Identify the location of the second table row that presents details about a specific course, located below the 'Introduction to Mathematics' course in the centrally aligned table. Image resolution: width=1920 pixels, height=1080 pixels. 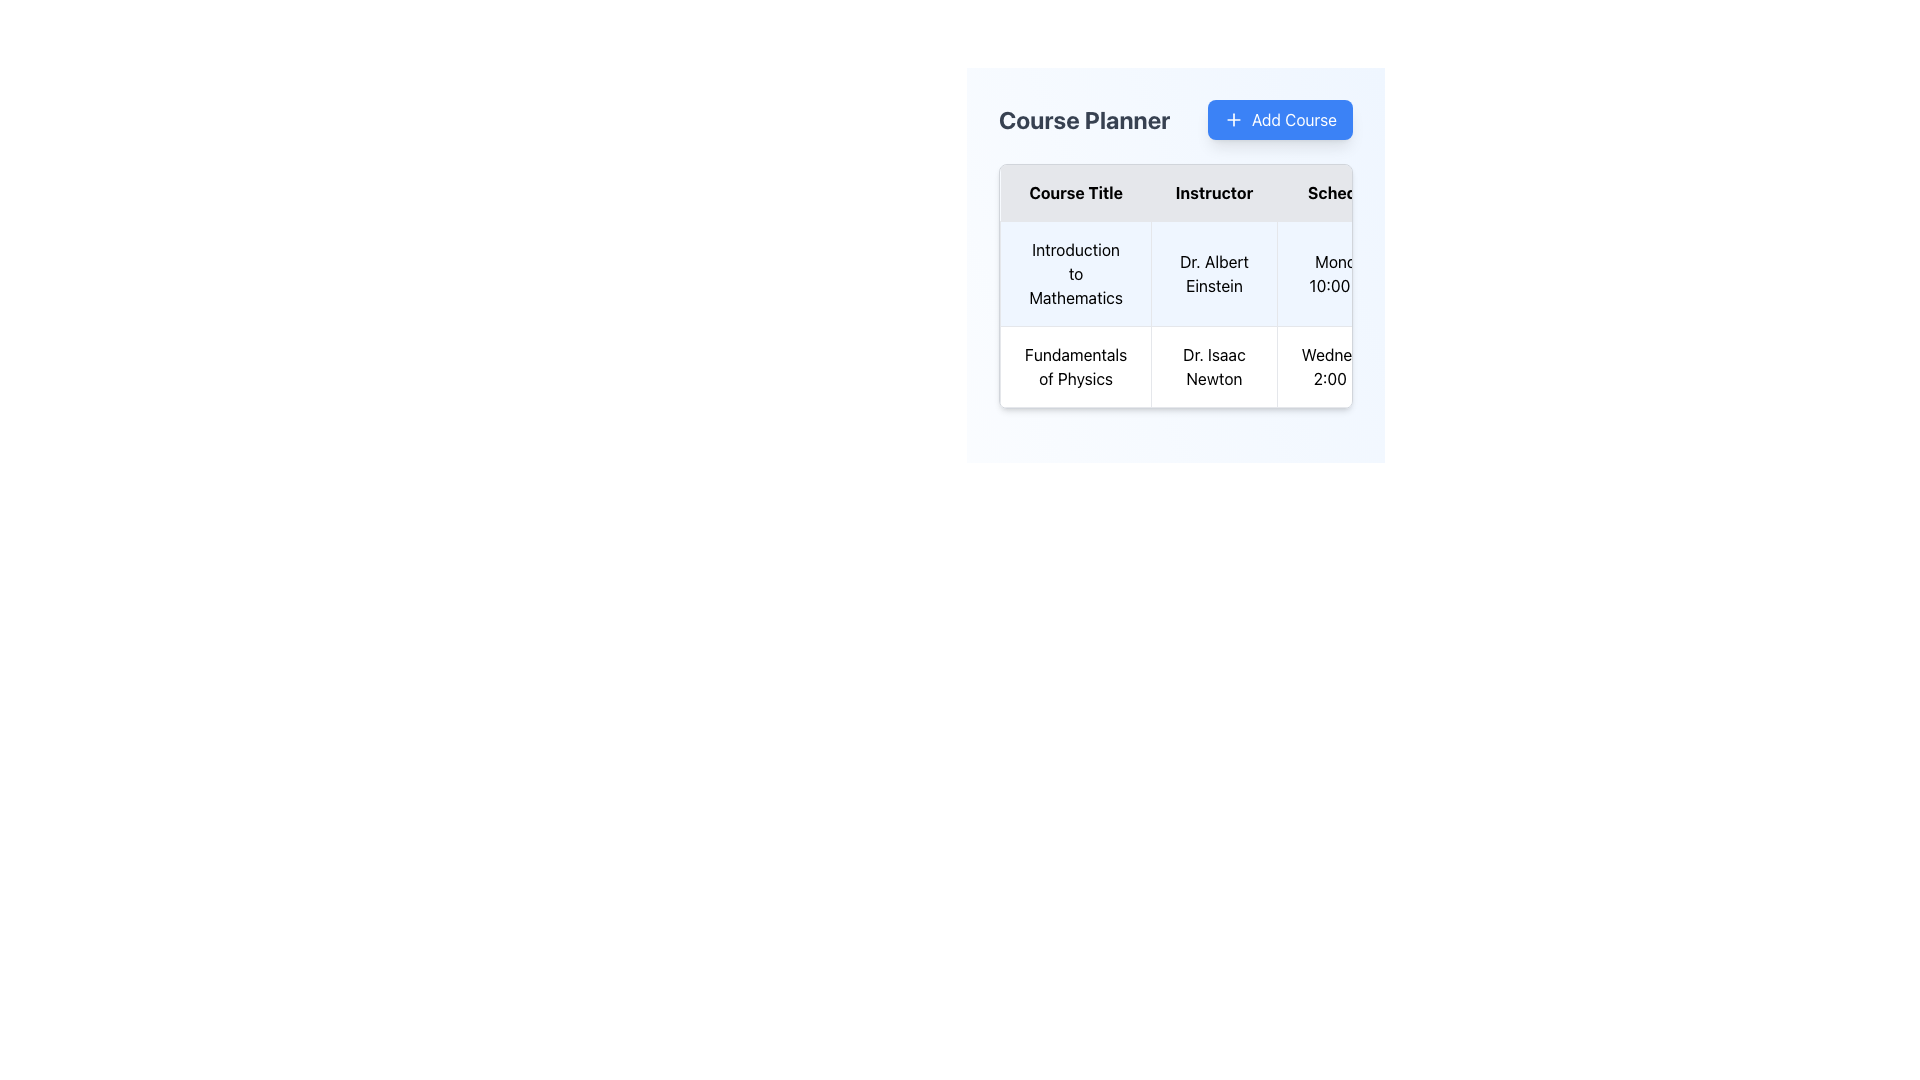
(1258, 366).